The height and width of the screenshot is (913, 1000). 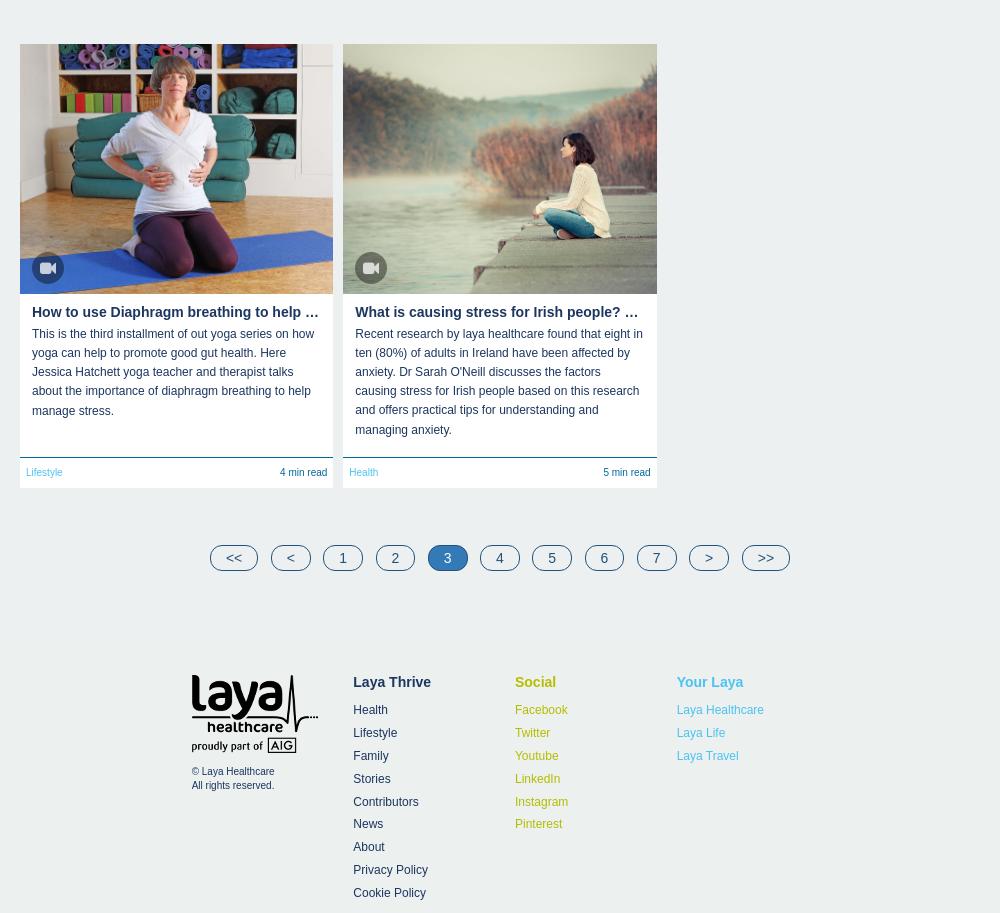 What do you see at coordinates (497, 379) in the screenshot?
I see `'Recent research by laya healthcare found that eight in ten (80%) of adults in Ireland have been affected by anxiety. Dr Sarah O'Neill discusses the factors causing stress for Irish people based on this research and offers practical tips for understanding and managing anxiety.'` at bounding box center [497, 379].